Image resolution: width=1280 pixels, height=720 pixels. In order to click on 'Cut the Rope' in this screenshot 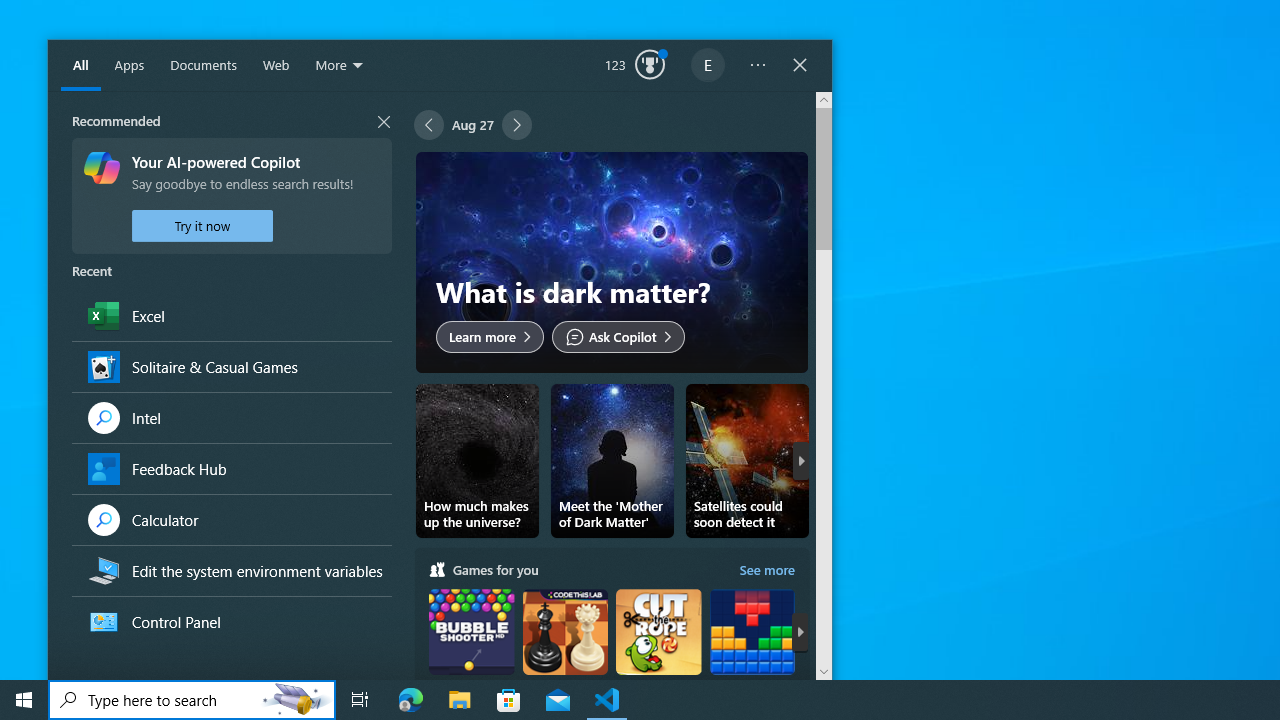, I will do `click(659, 650)`.